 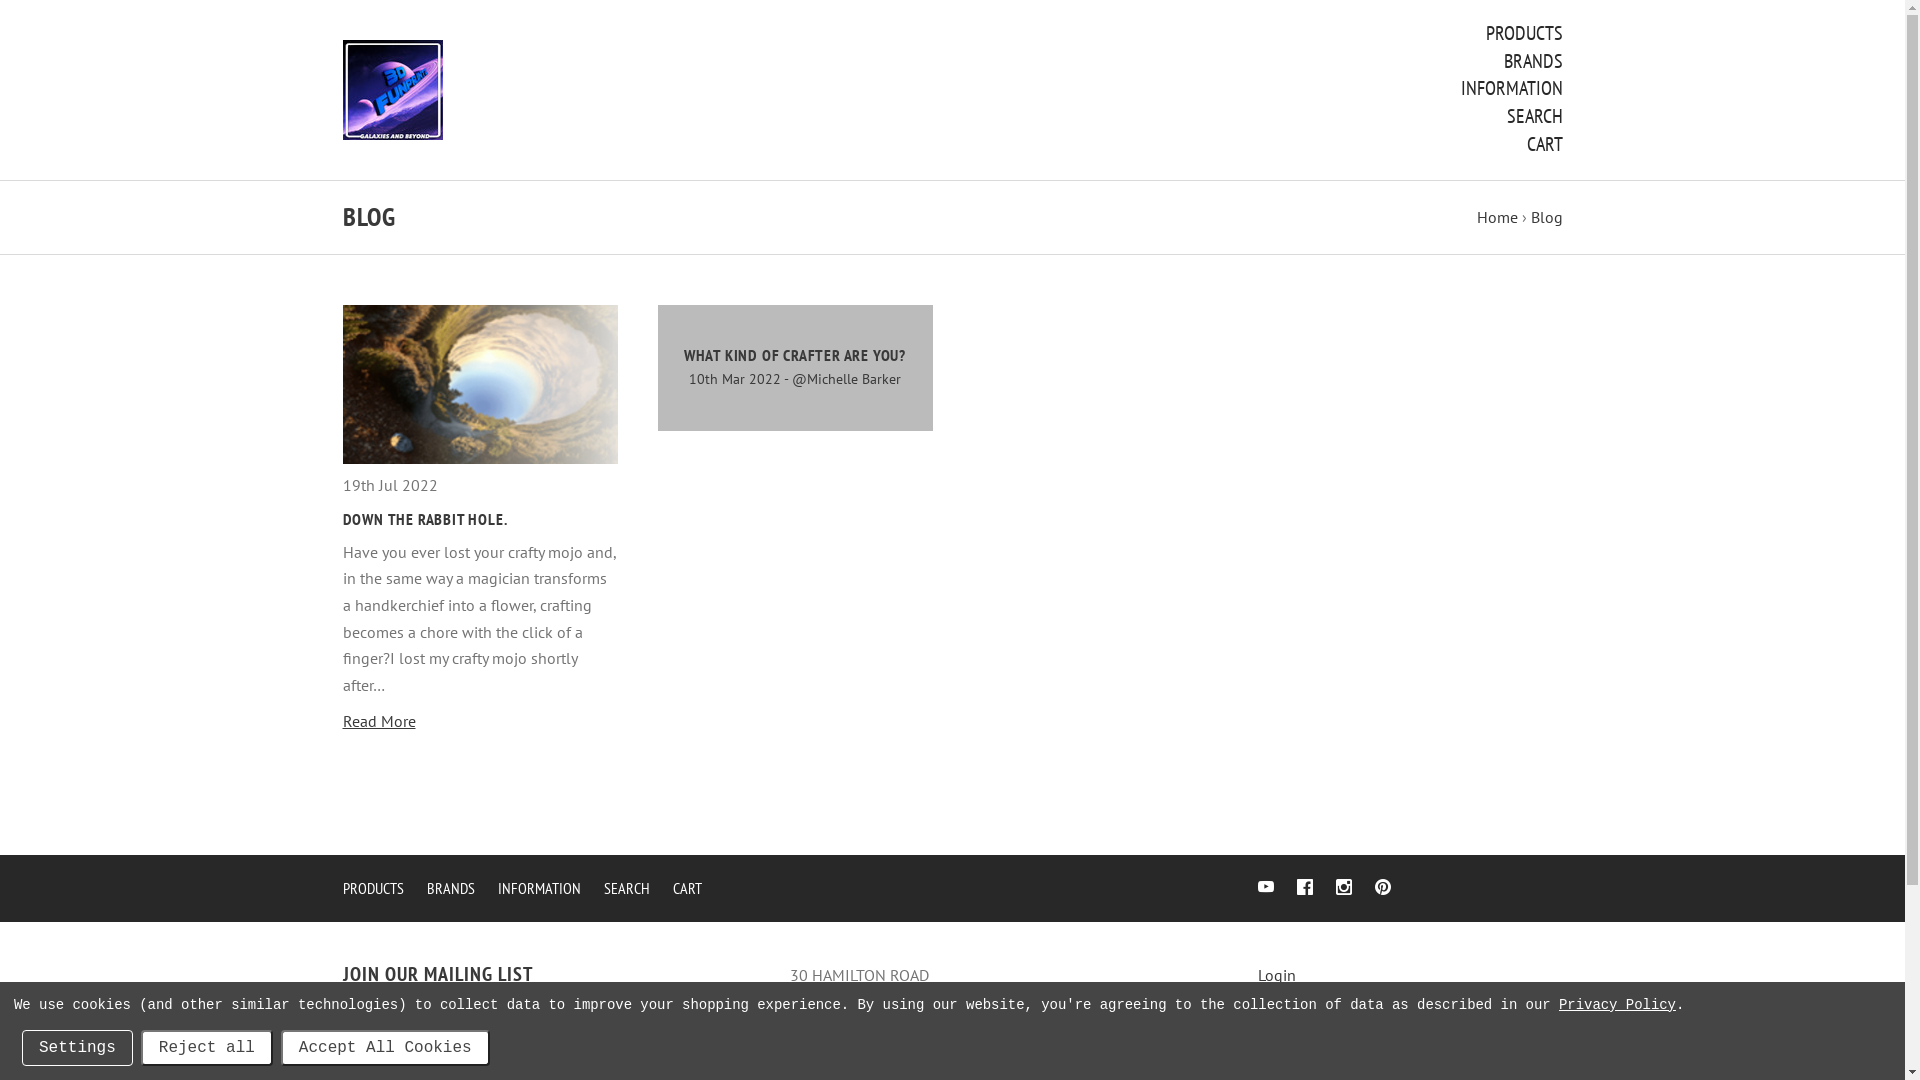 What do you see at coordinates (794, 378) in the screenshot?
I see `'10th Mar 2022 - @Michelle Barker'` at bounding box center [794, 378].